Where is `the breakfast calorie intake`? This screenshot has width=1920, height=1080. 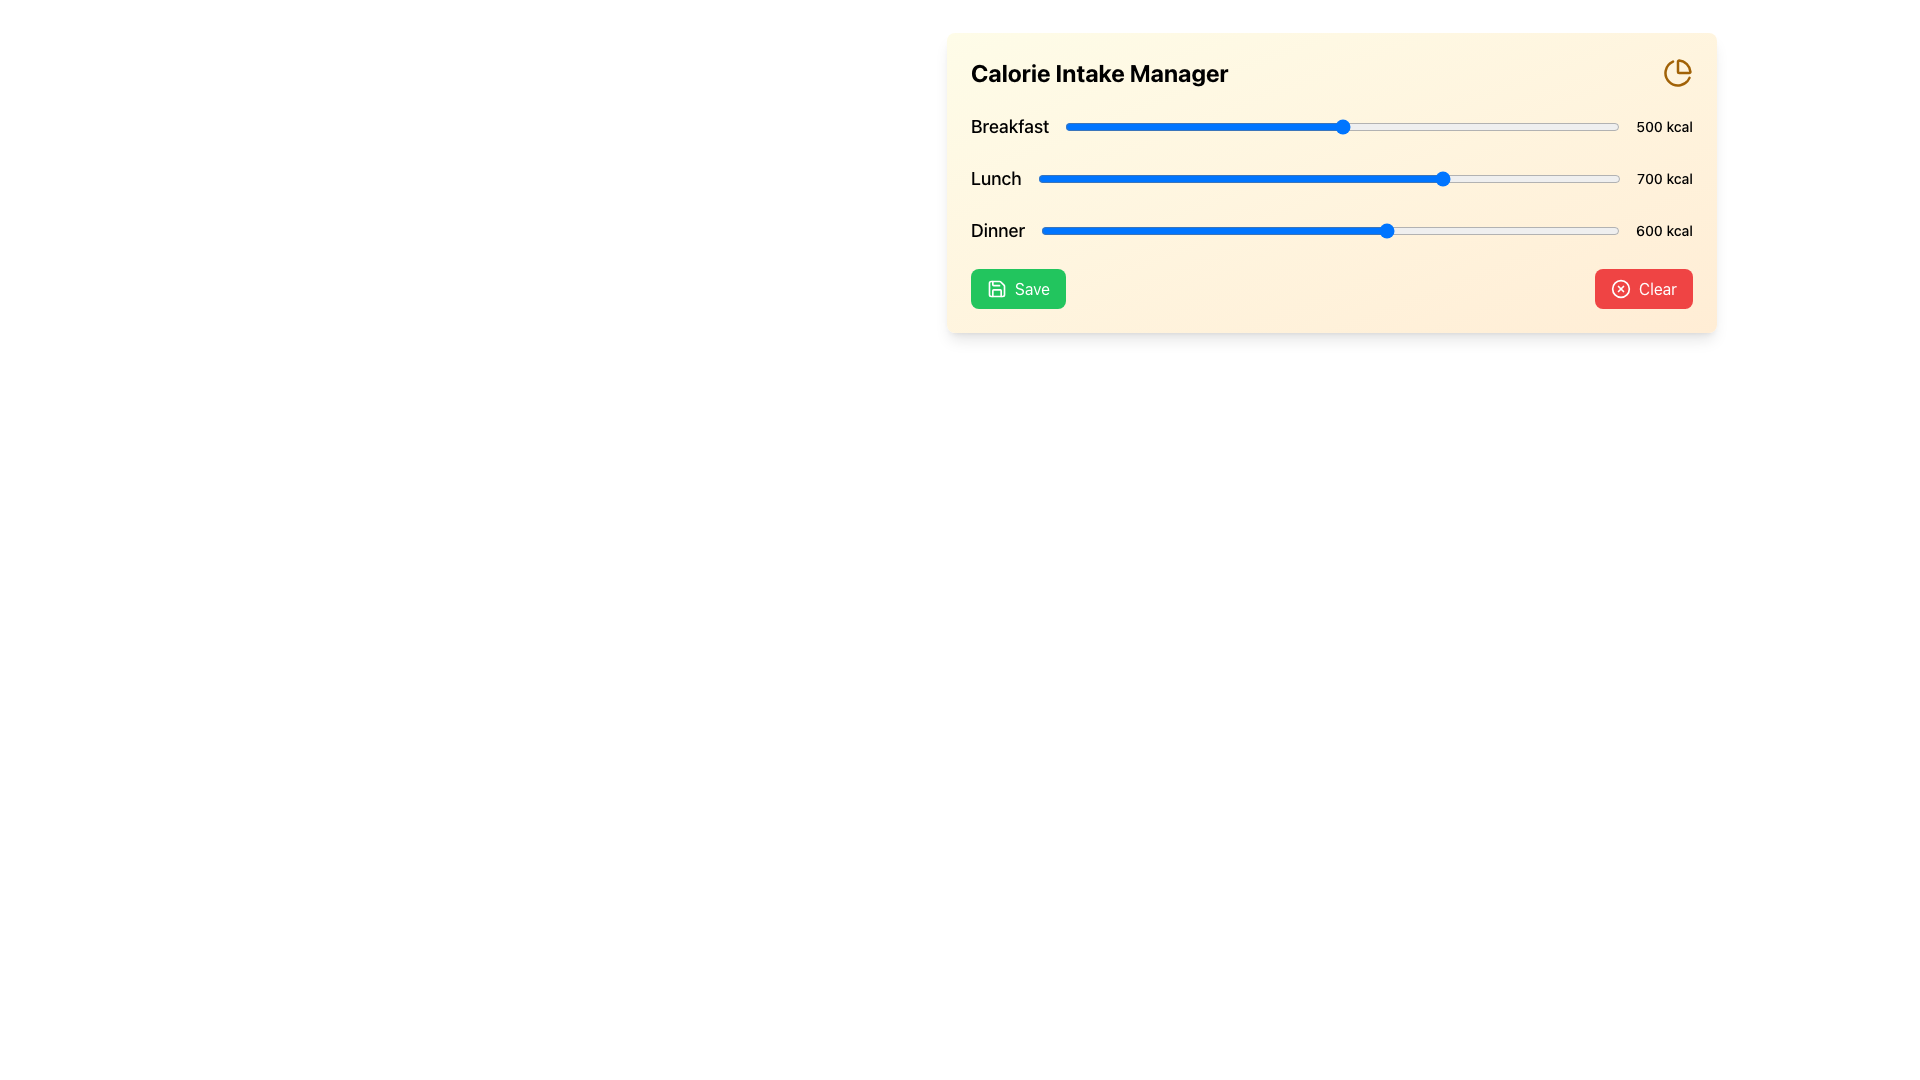
the breakfast calorie intake is located at coordinates (1203, 127).